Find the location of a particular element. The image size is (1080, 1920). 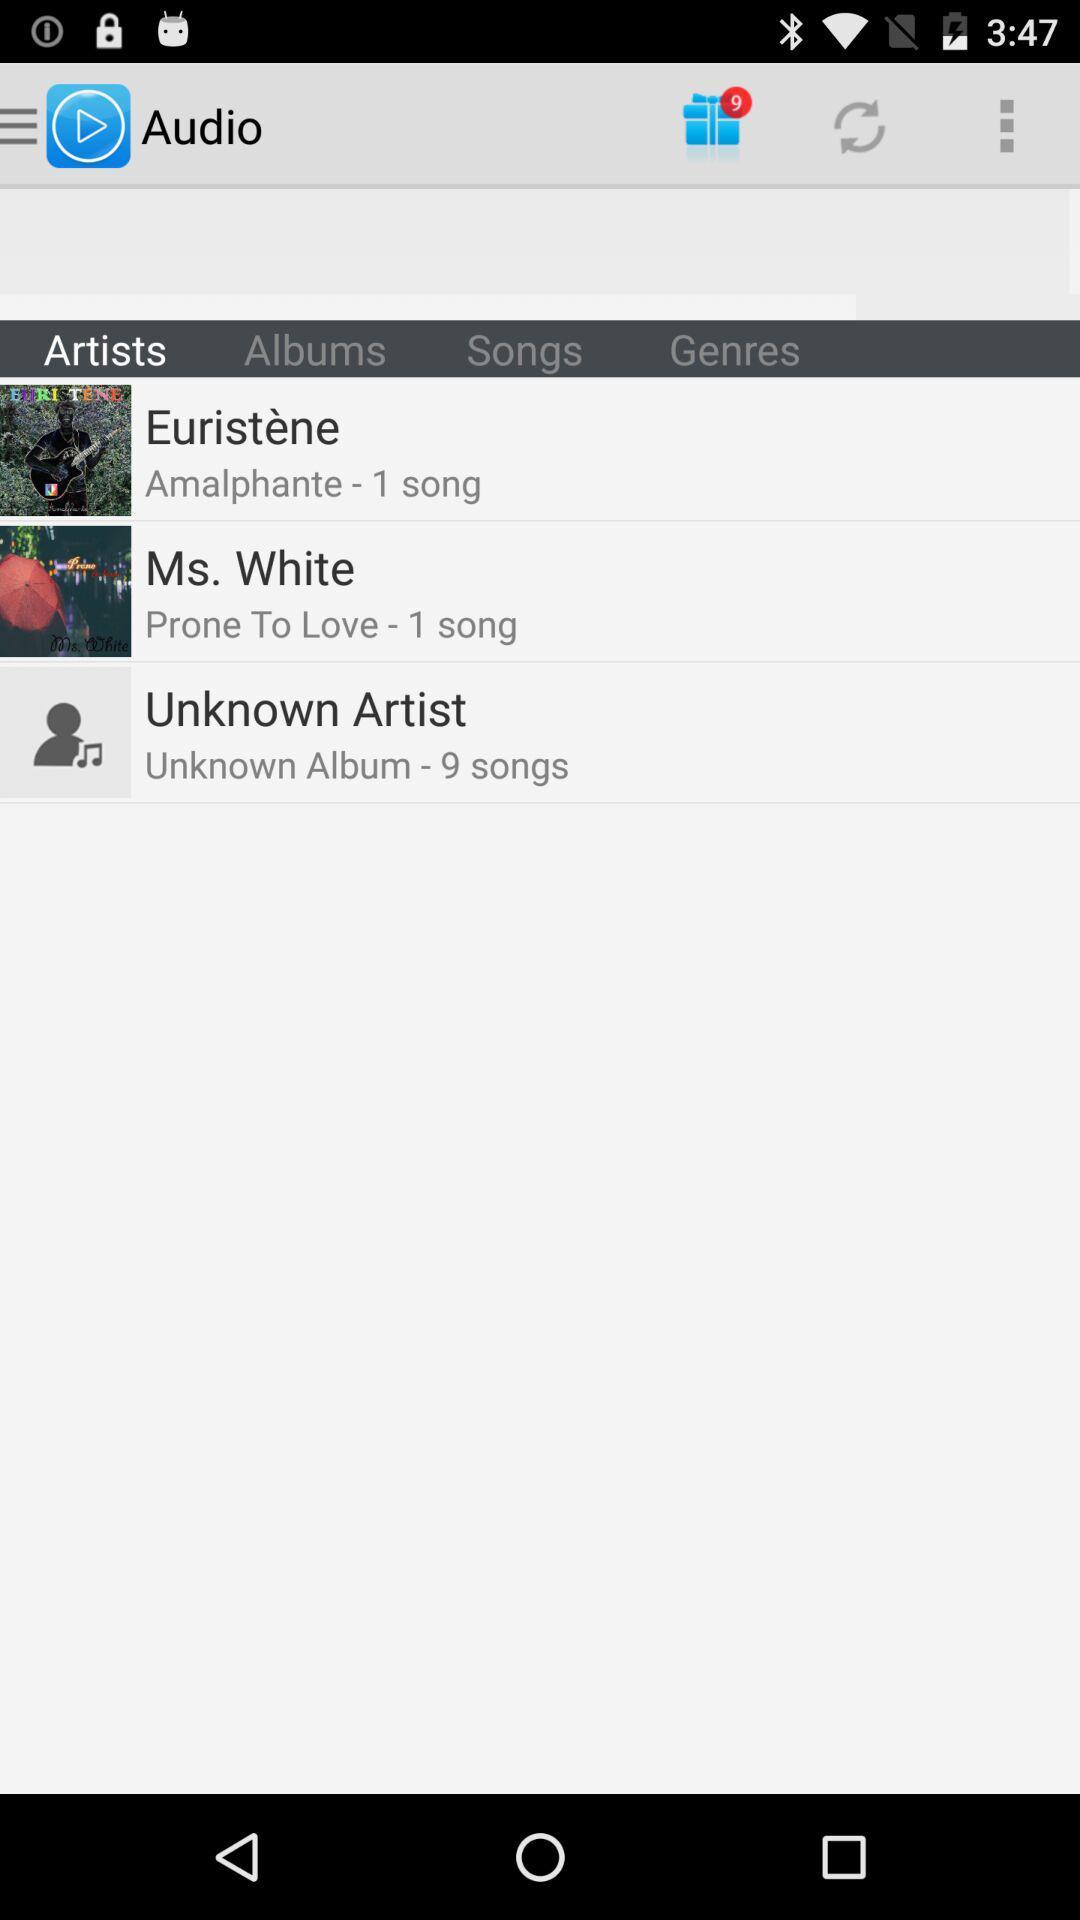

the app next to the audio item is located at coordinates (711, 124).